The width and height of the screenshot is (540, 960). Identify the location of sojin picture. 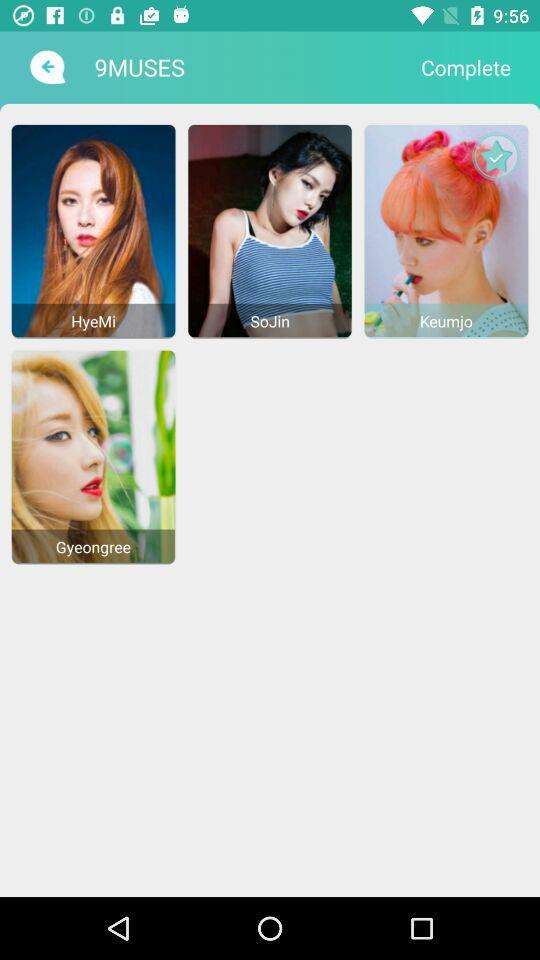
(270, 230).